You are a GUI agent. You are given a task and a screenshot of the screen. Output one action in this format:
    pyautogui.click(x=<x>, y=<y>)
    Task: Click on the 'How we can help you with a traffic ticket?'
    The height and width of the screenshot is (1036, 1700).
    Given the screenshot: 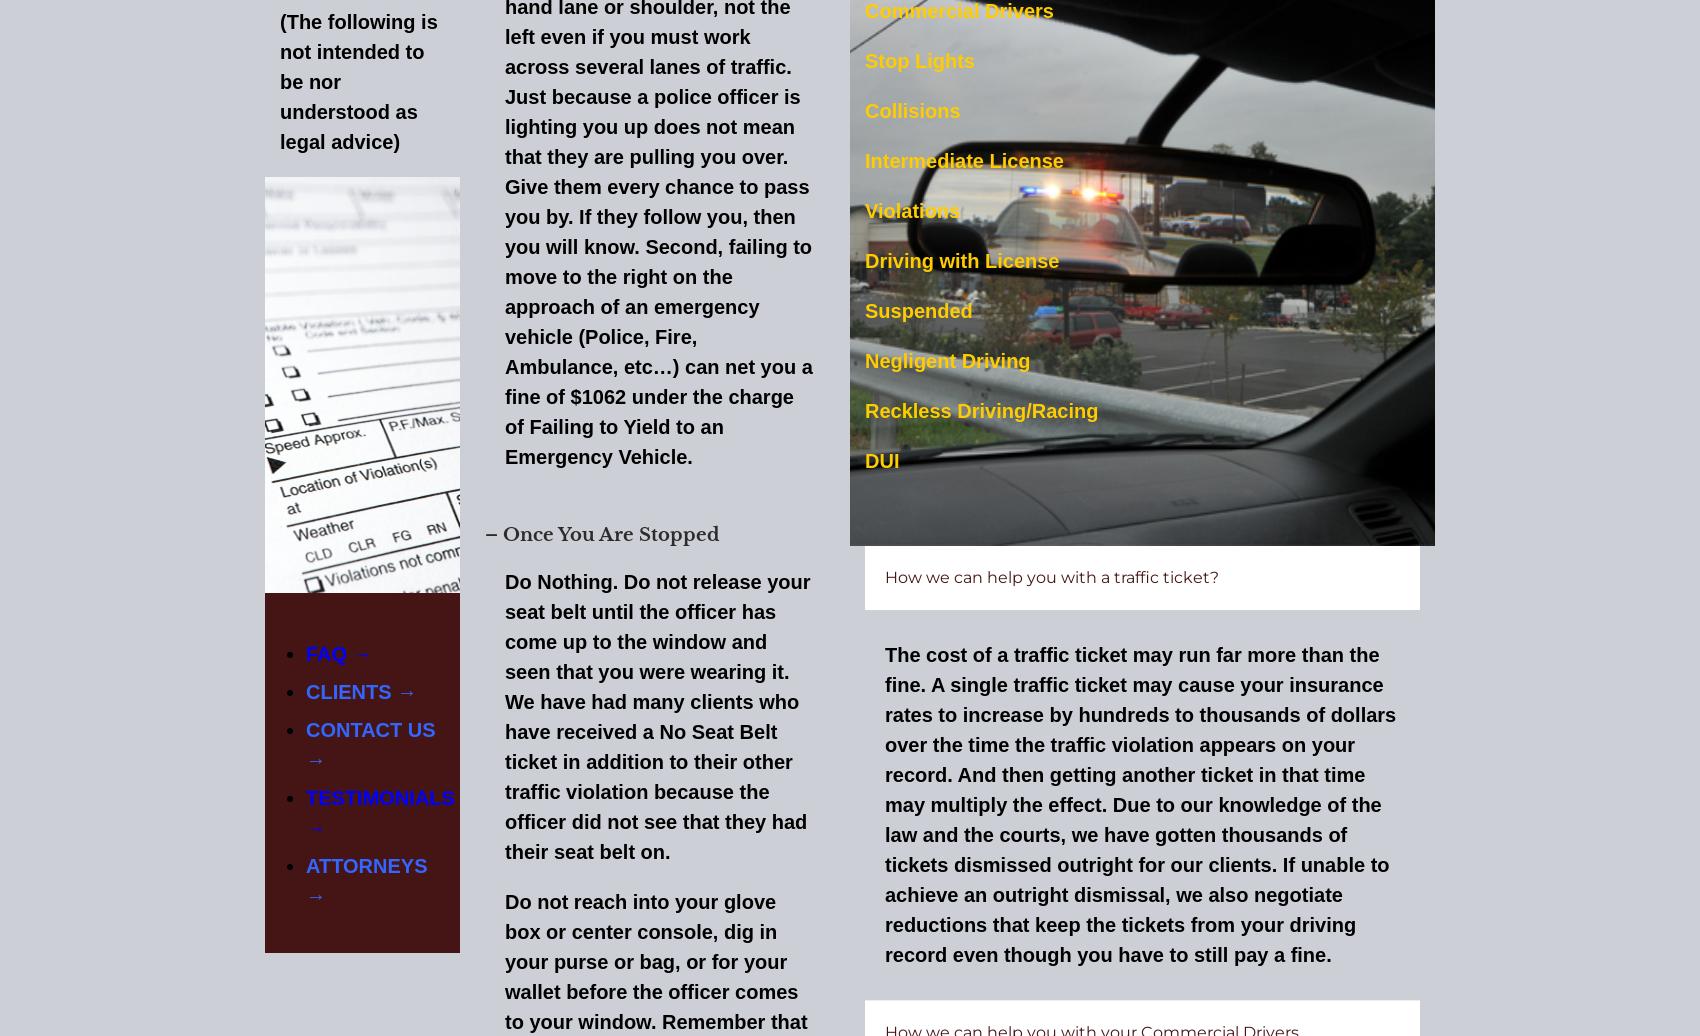 What is the action you would take?
    pyautogui.click(x=885, y=576)
    